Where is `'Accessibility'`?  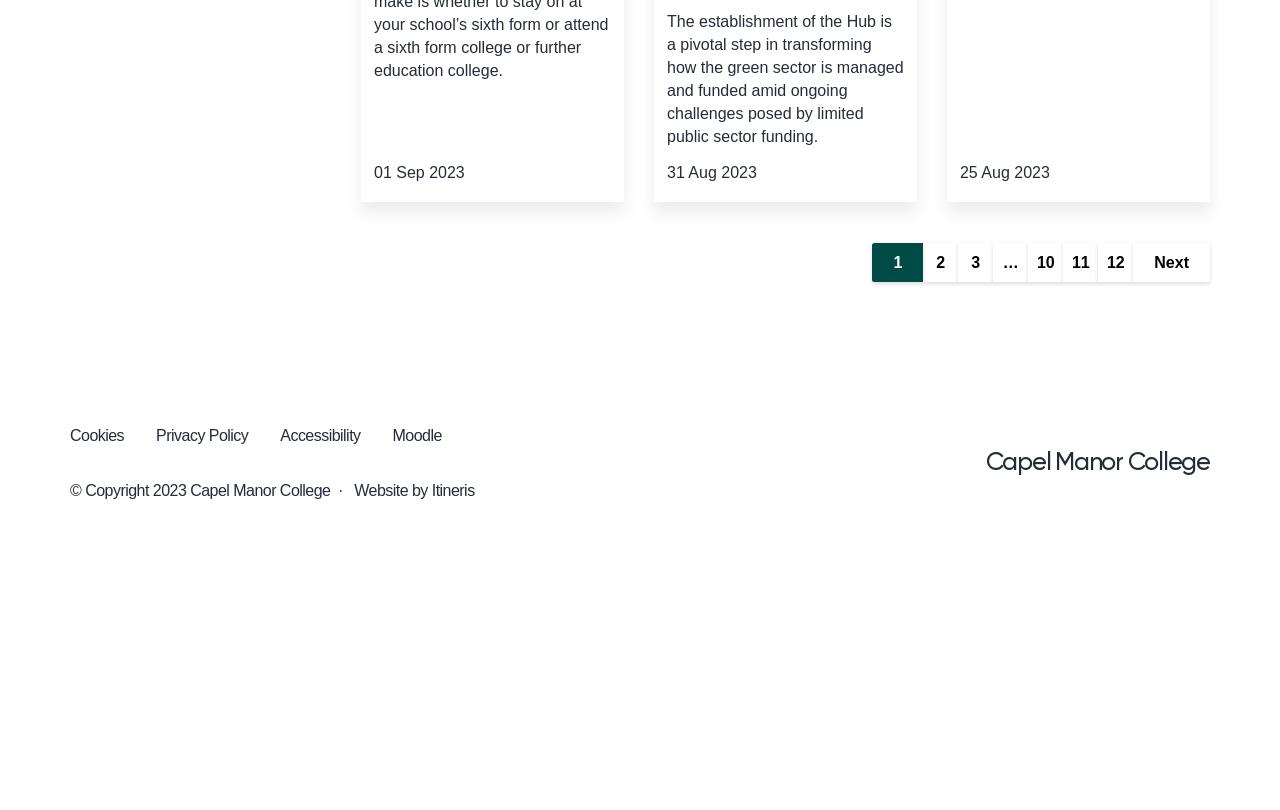
'Accessibility' is located at coordinates (279, 435).